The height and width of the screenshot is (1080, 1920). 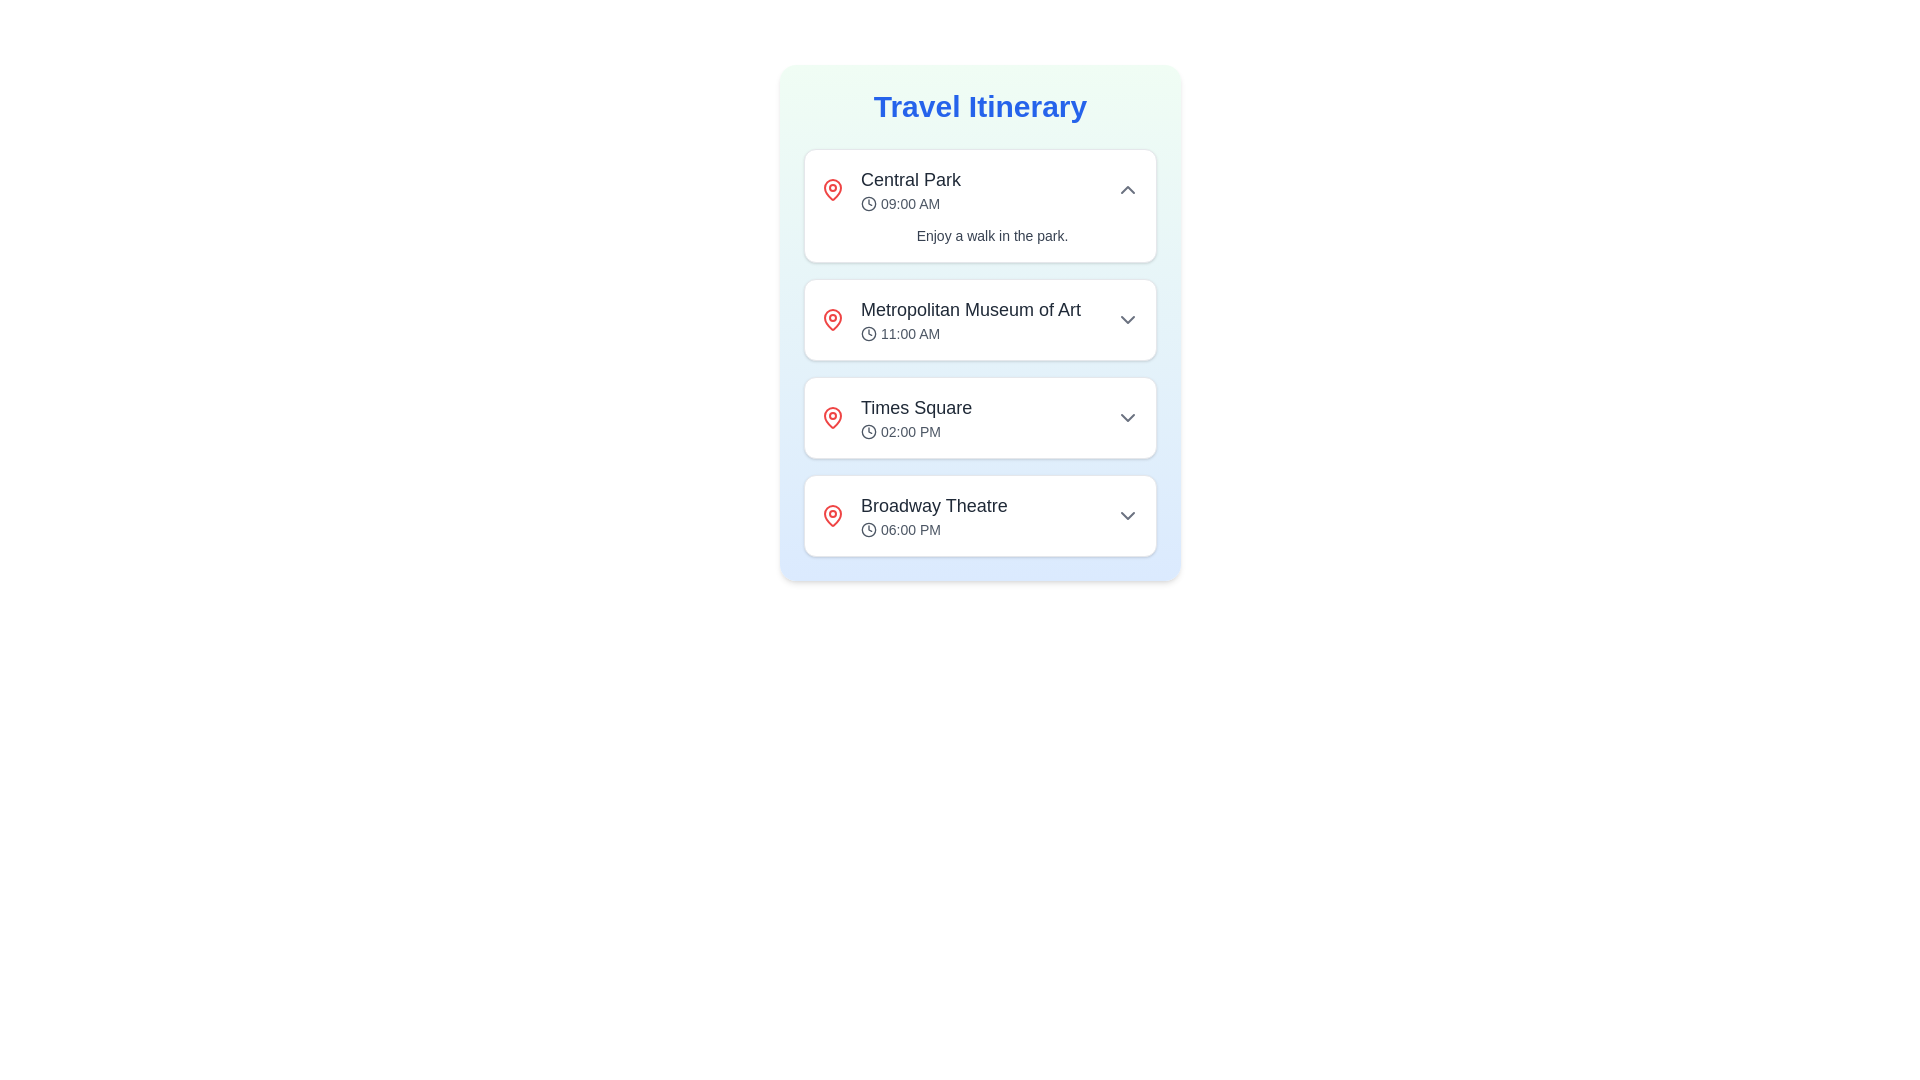 What do you see at coordinates (868, 204) in the screenshot?
I see `the clock icon located next to the '09:00 AM' text in the Central Park section, which has a circular outline and clock hands` at bounding box center [868, 204].